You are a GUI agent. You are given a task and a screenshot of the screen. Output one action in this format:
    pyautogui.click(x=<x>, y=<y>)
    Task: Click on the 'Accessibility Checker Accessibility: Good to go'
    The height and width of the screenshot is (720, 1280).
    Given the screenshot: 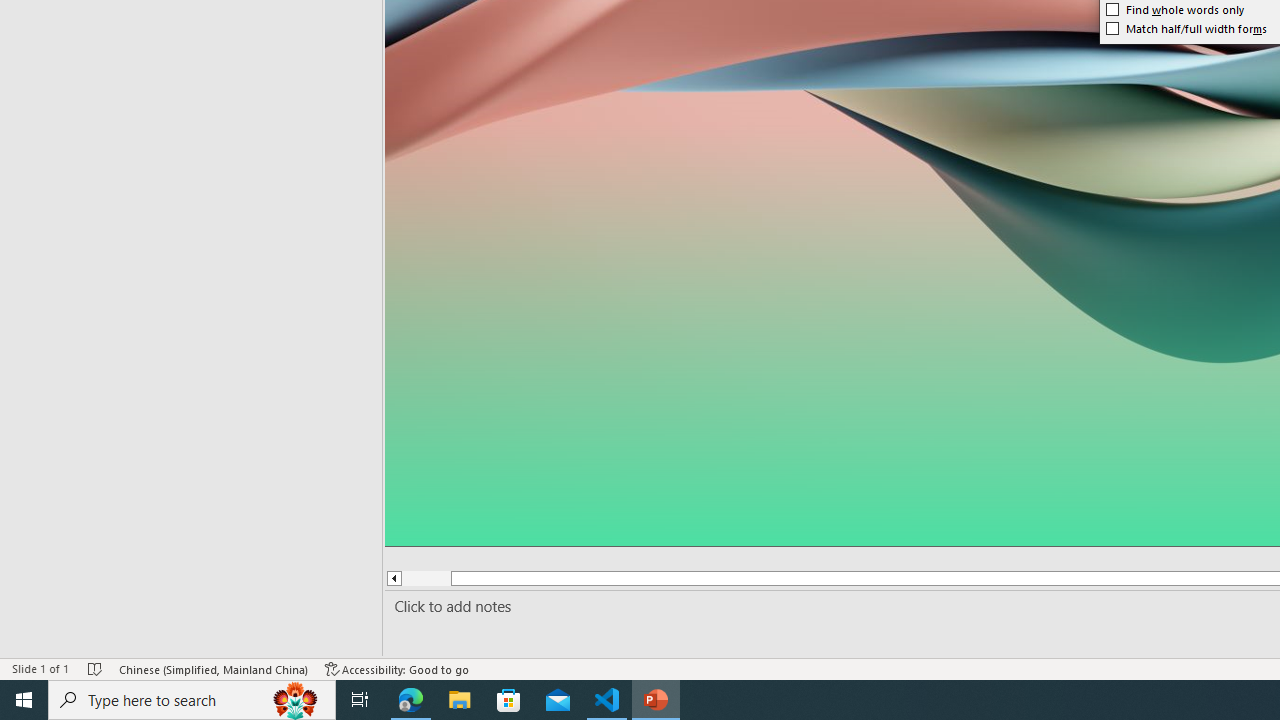 What is the action you would take?
    pyautogui.click(x=397, y=669)
    